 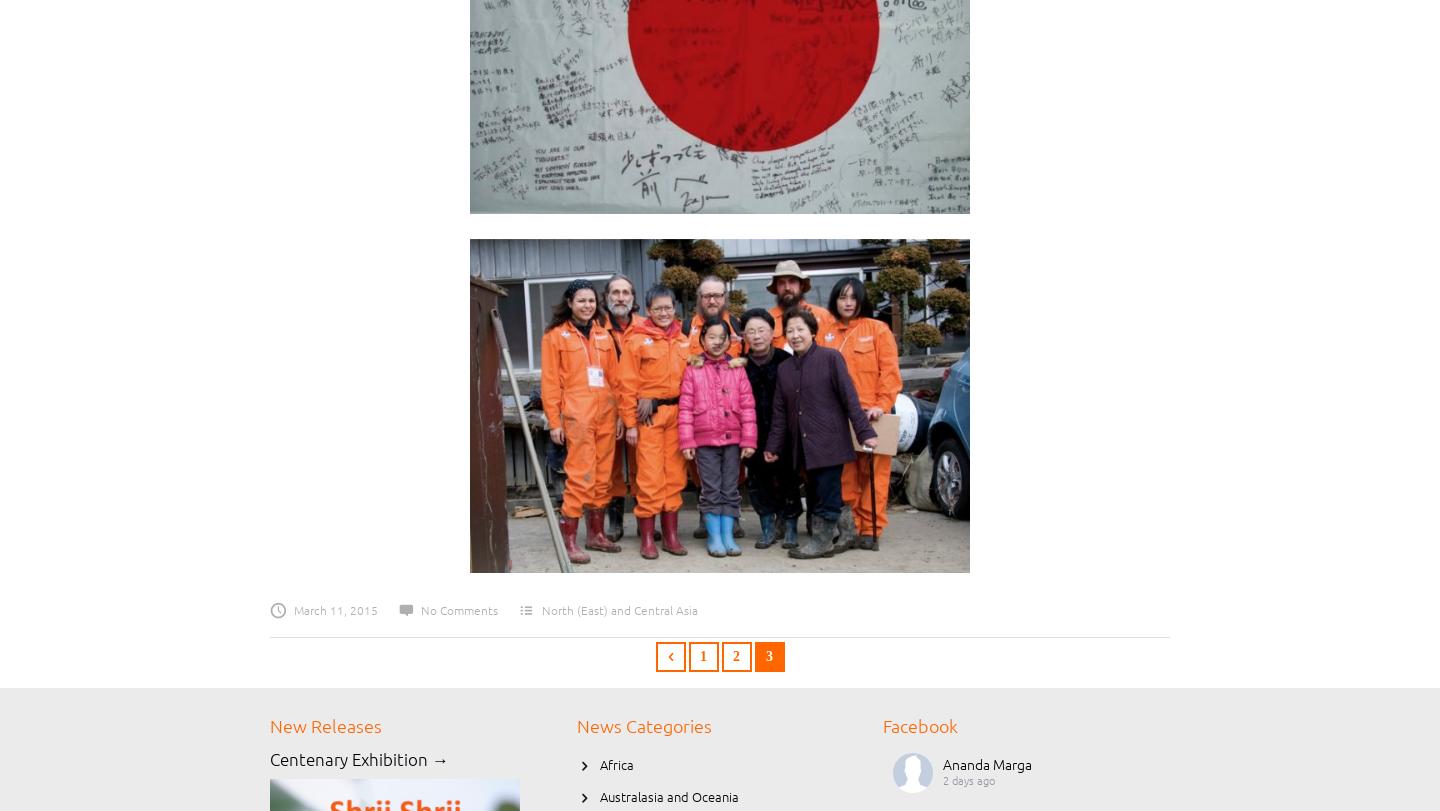 What do you see at coordinates (642, 725) in the screenshot?
I see `'News Categories'` at bounding box center [642, 725].